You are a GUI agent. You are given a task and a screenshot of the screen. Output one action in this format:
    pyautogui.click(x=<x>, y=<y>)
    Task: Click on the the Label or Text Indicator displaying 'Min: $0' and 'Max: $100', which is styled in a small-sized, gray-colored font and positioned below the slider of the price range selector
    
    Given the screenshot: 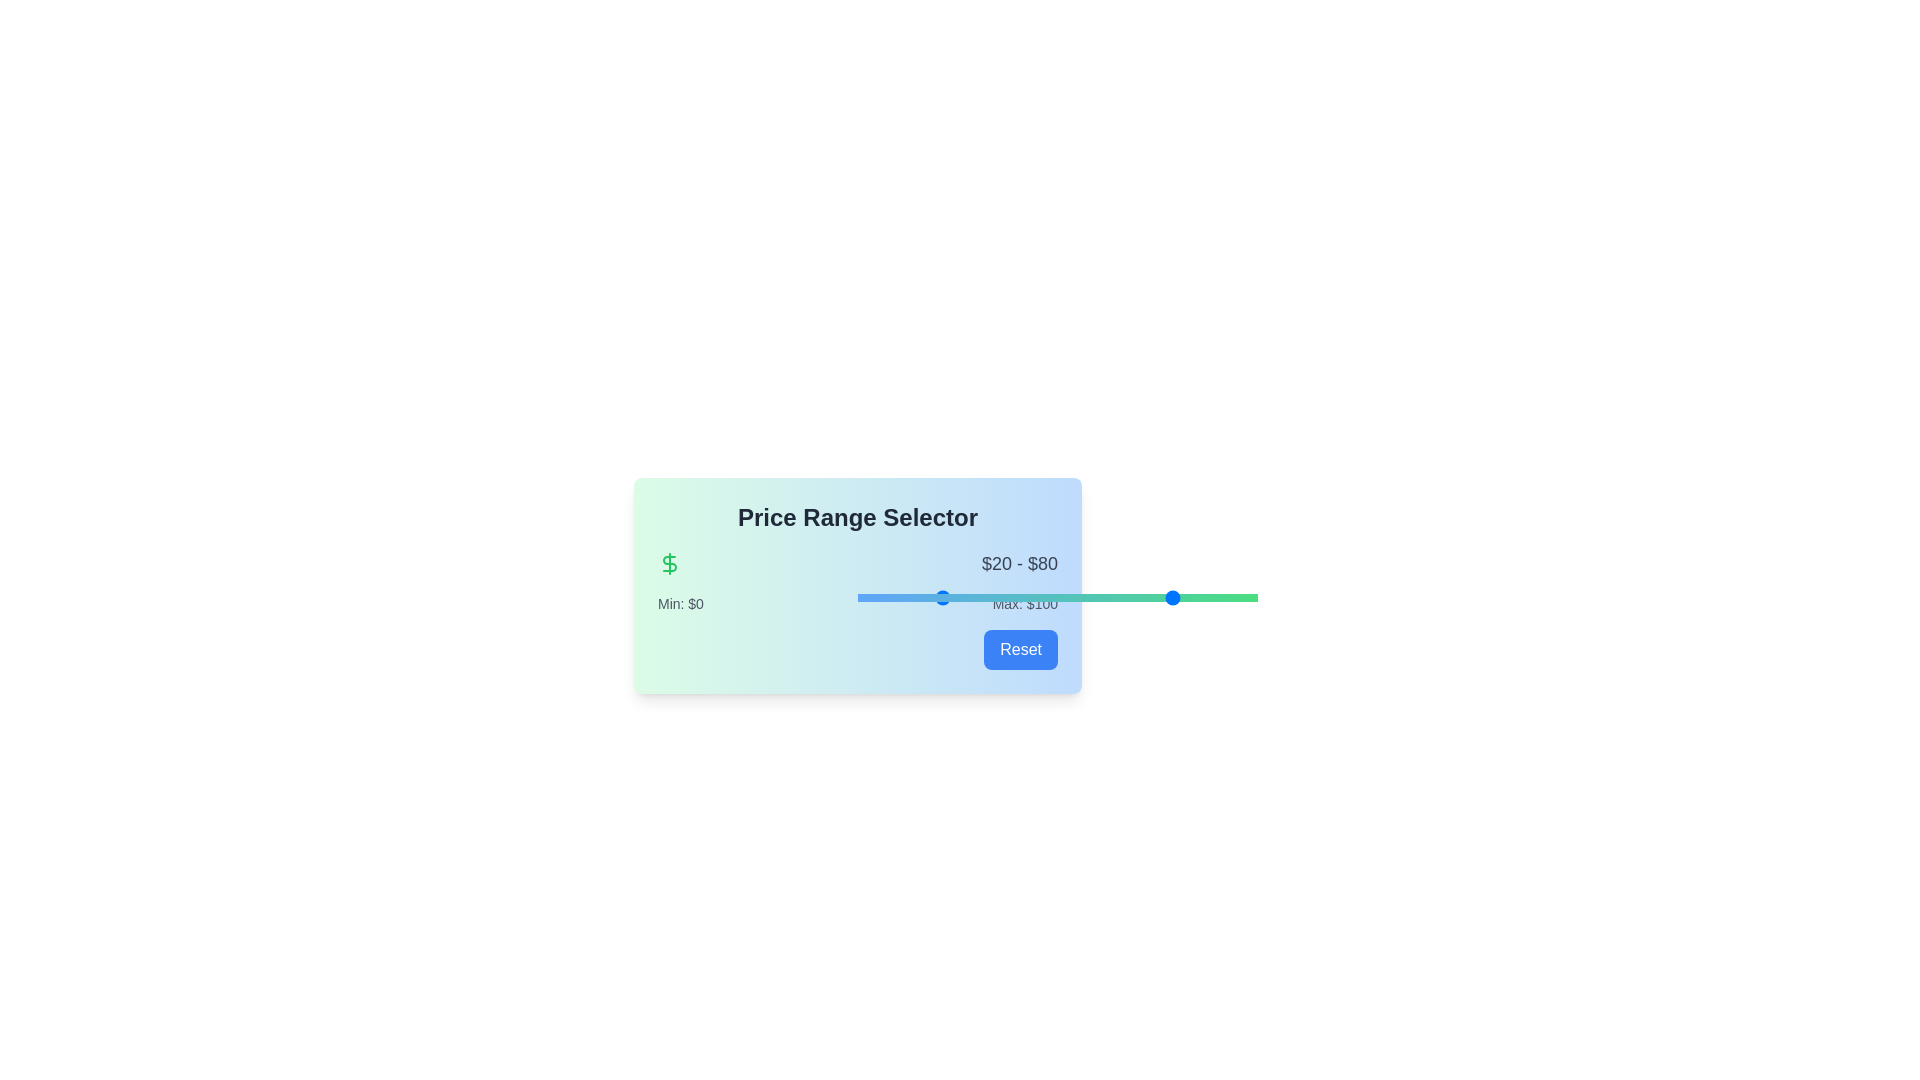 What is the action you would take?
    pyautogui.click(x=858, y=603)
    